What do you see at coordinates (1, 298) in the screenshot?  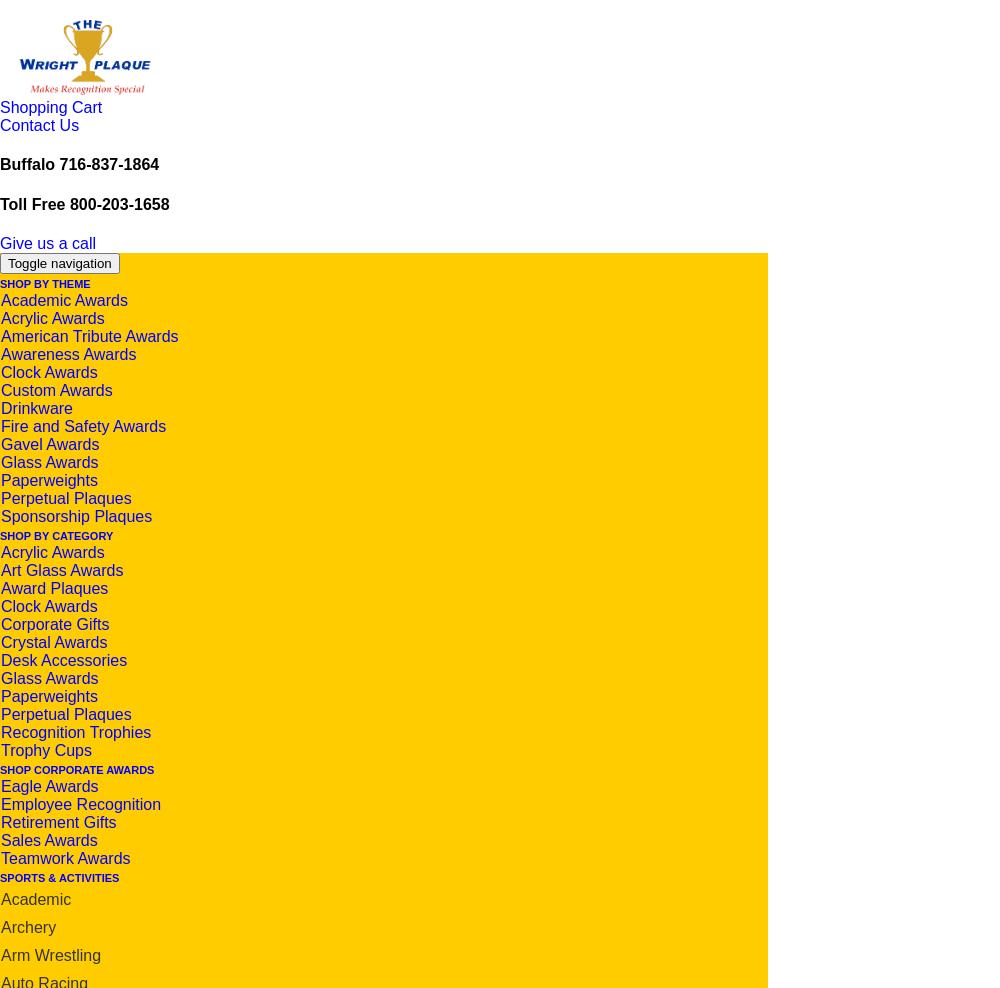 I see `'Academic Awards'` at bounding box center [1, 298].